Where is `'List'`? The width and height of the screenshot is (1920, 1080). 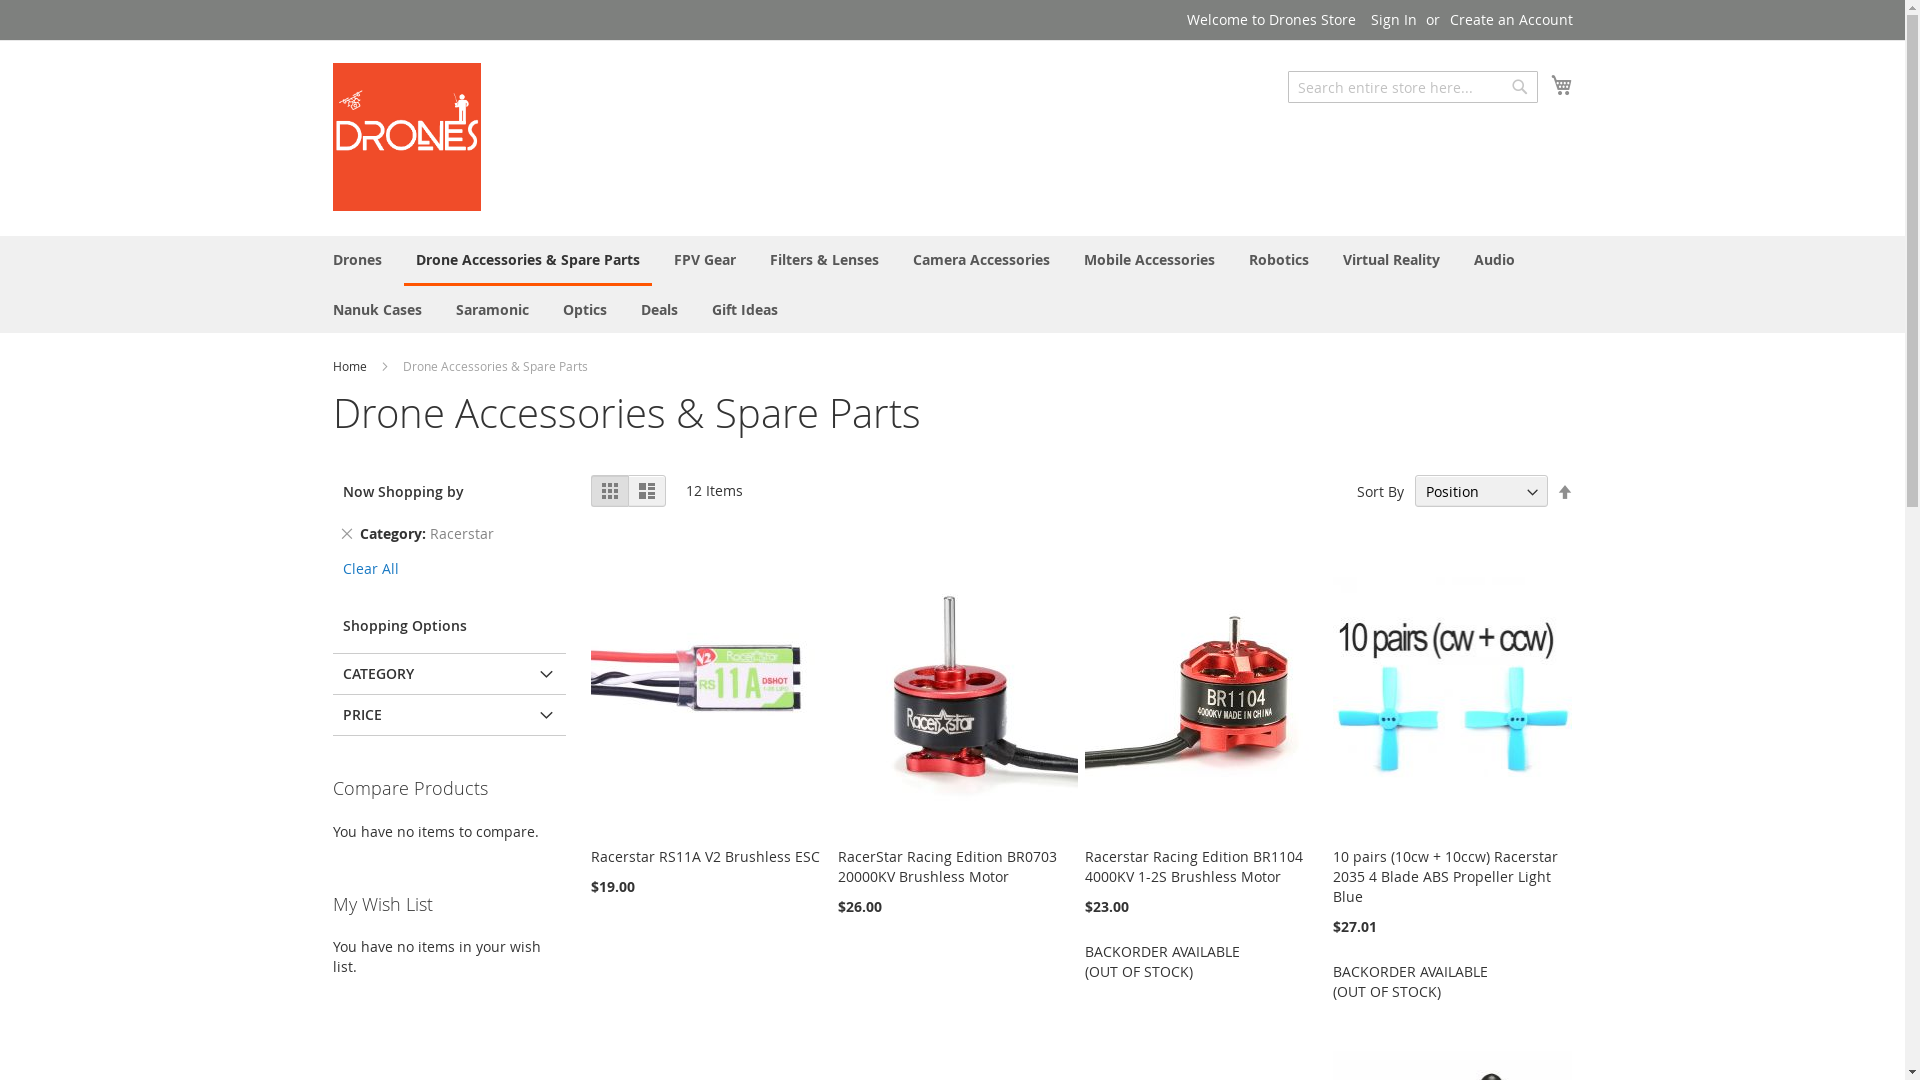 'List' is located at coordinates (627, 490).